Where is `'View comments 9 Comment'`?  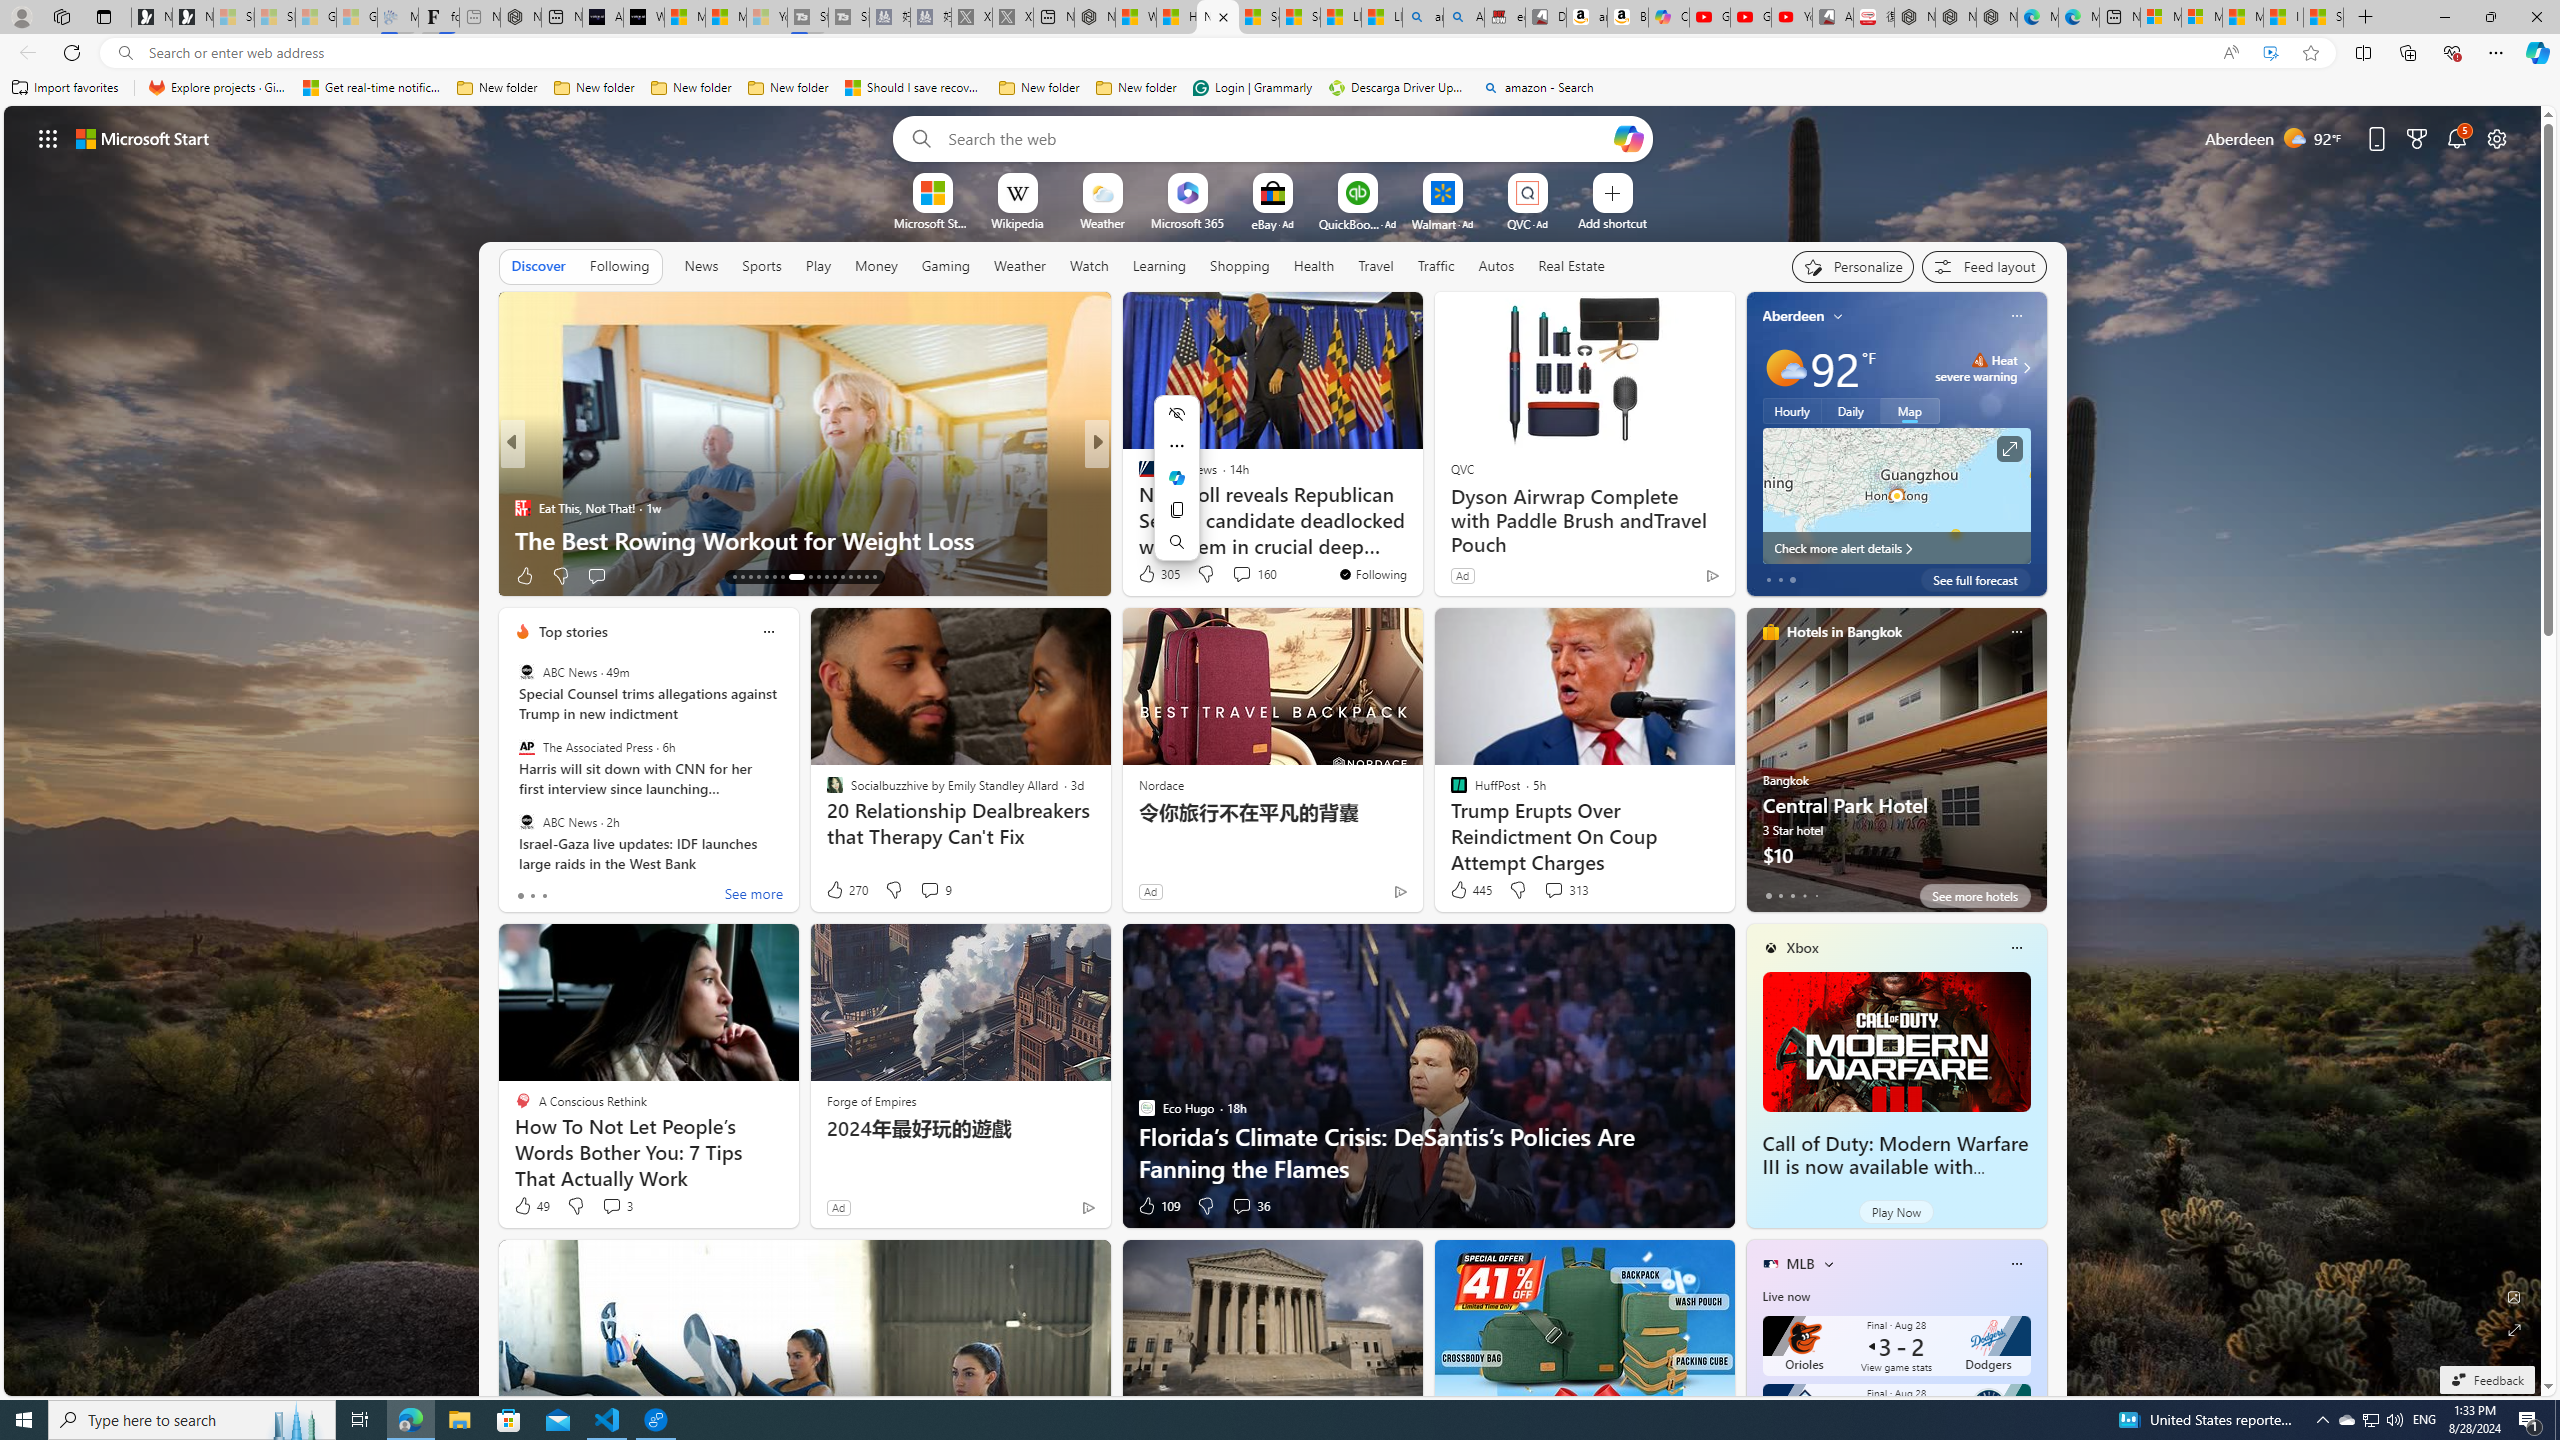 'View comments 9 Comment' is located at coordinates (934, 888).